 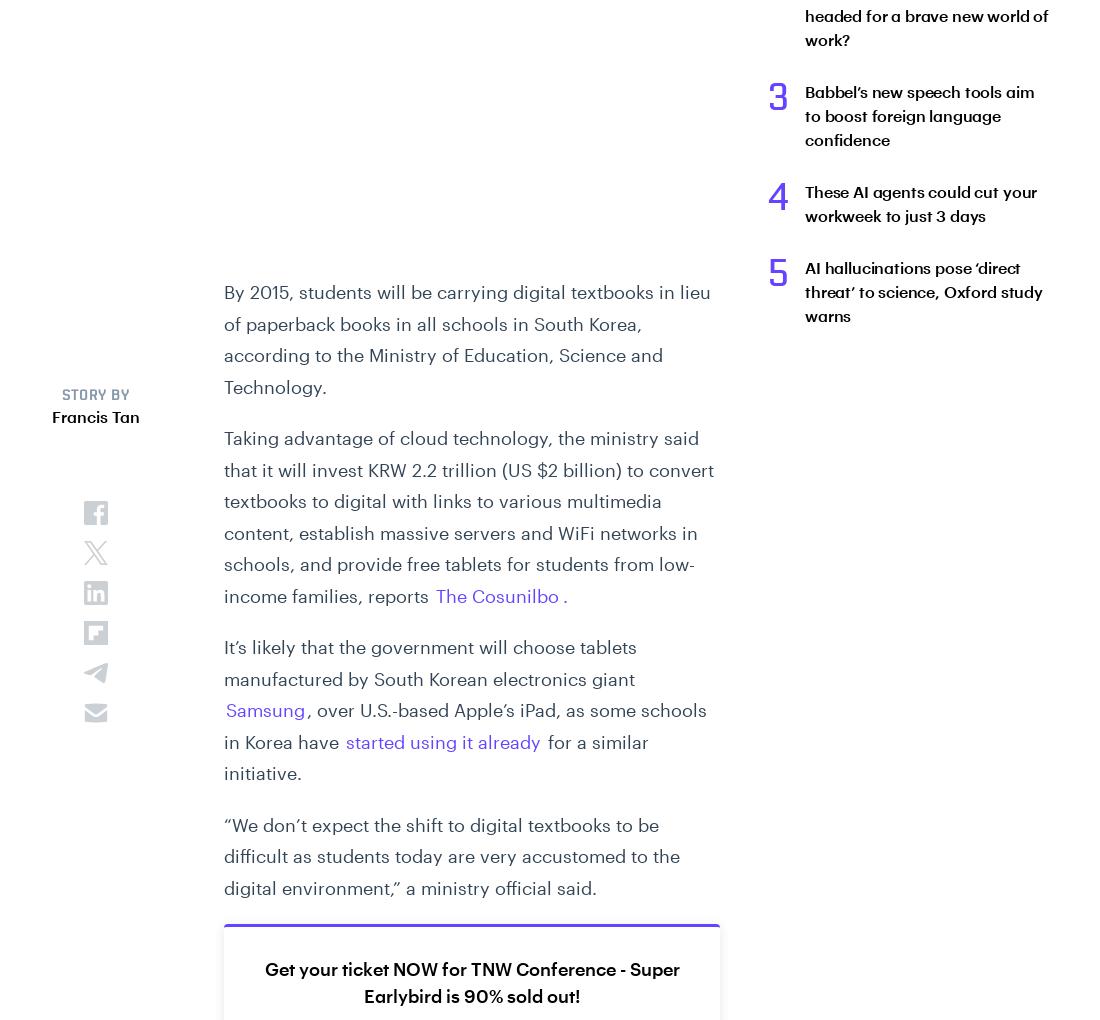 What do you see at coordinates (804, 202) in the screenshot?
I see `'These AI agents could cut your workweek to just 3 days'` at bounding box center [804, 202].